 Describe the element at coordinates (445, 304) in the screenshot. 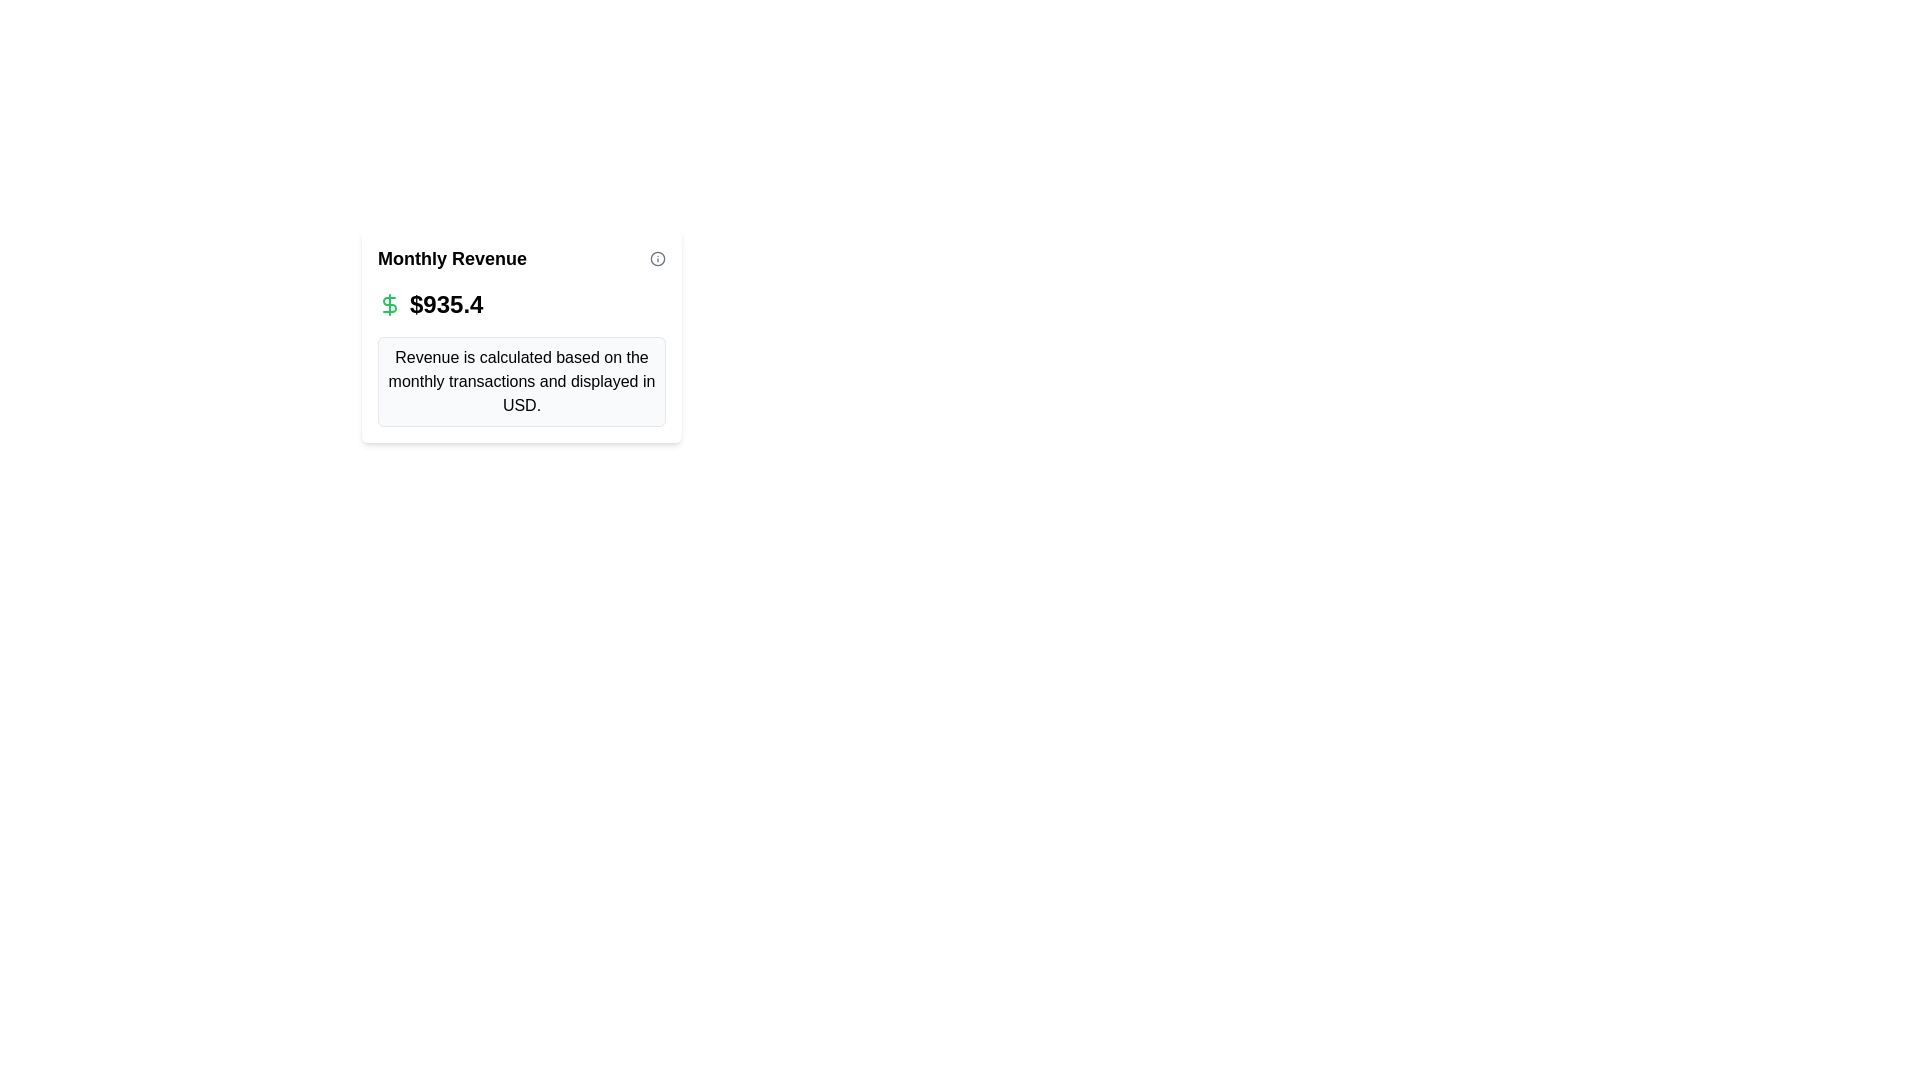

I see `the prominent text label displaying the value '$935.4' which is styled in bold typography and located to the right of a green dollar sign icon in the 'Monthly Revenue' section` at that location.